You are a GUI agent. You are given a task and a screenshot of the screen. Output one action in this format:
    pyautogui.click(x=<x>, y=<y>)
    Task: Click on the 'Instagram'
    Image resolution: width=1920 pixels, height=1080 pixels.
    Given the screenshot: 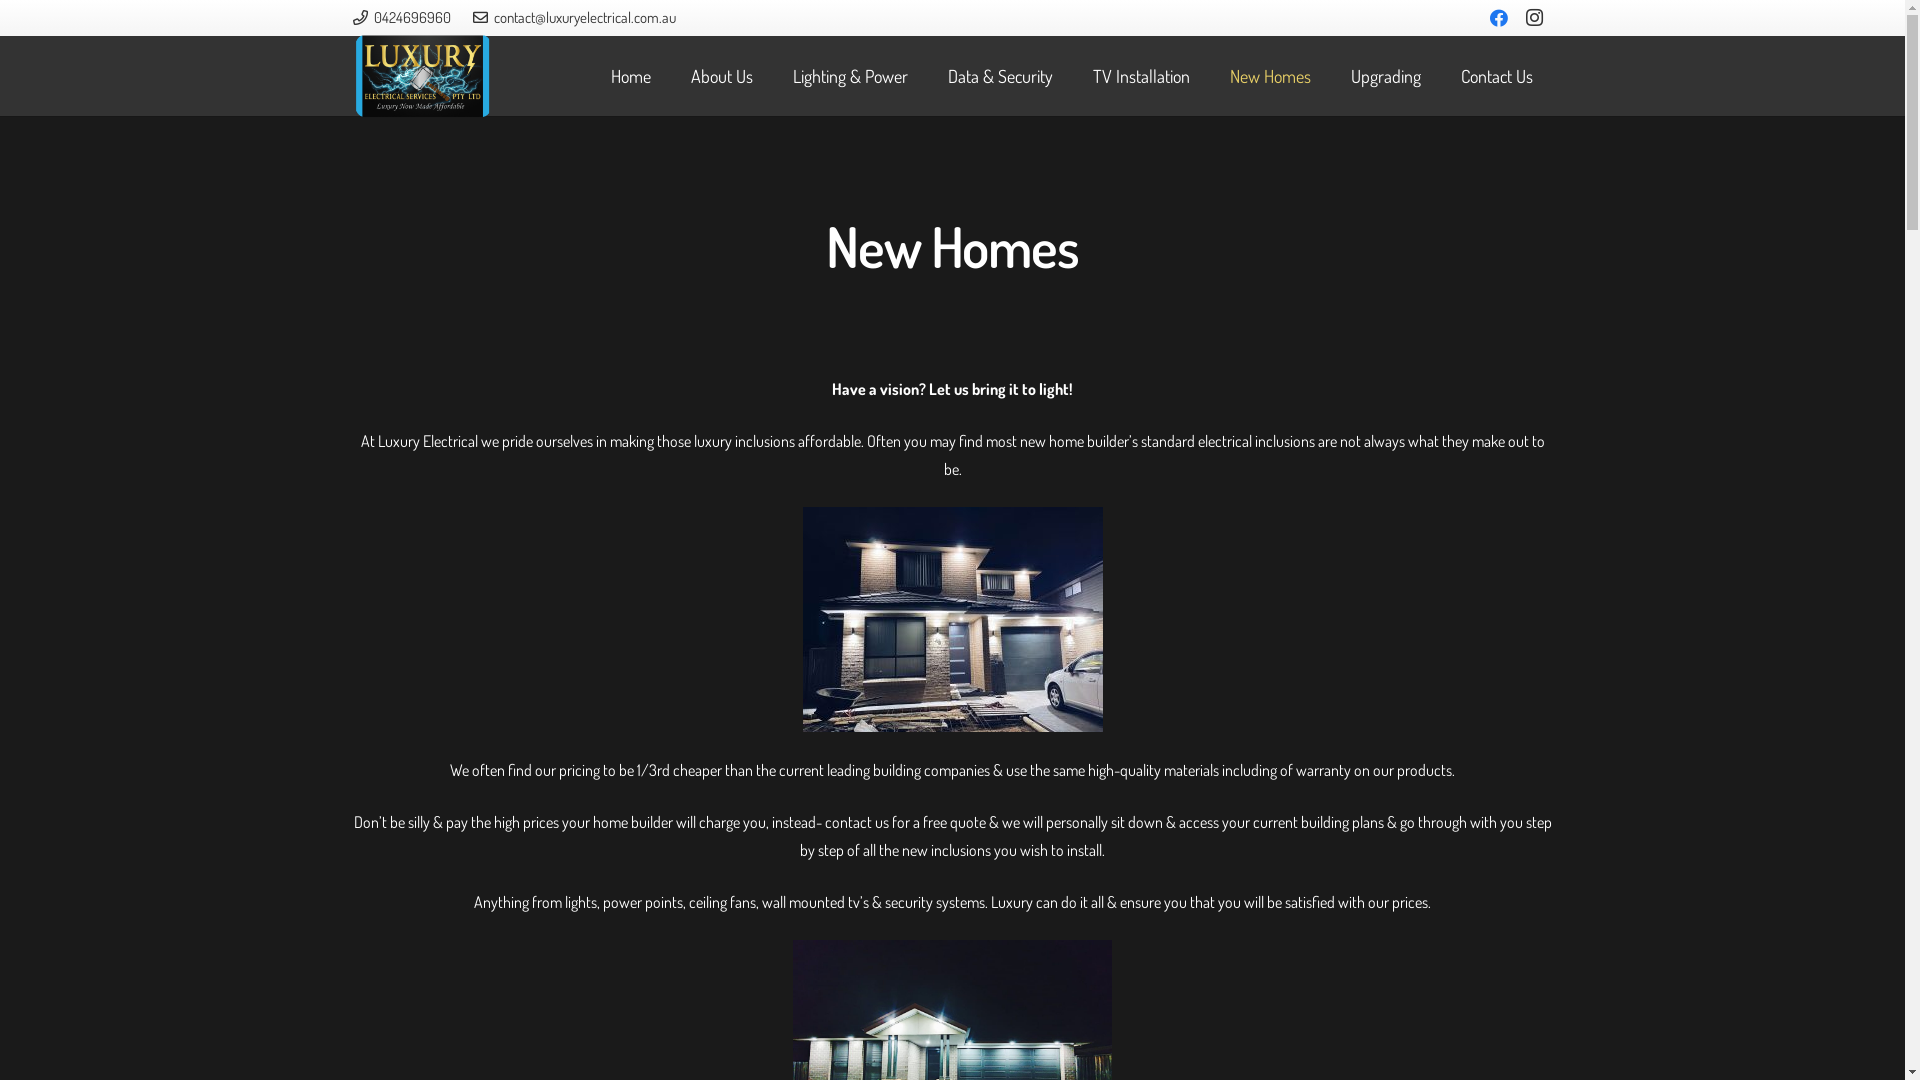 What is the action you would take?
    pyautogui.click(x=1534, y=18)
    